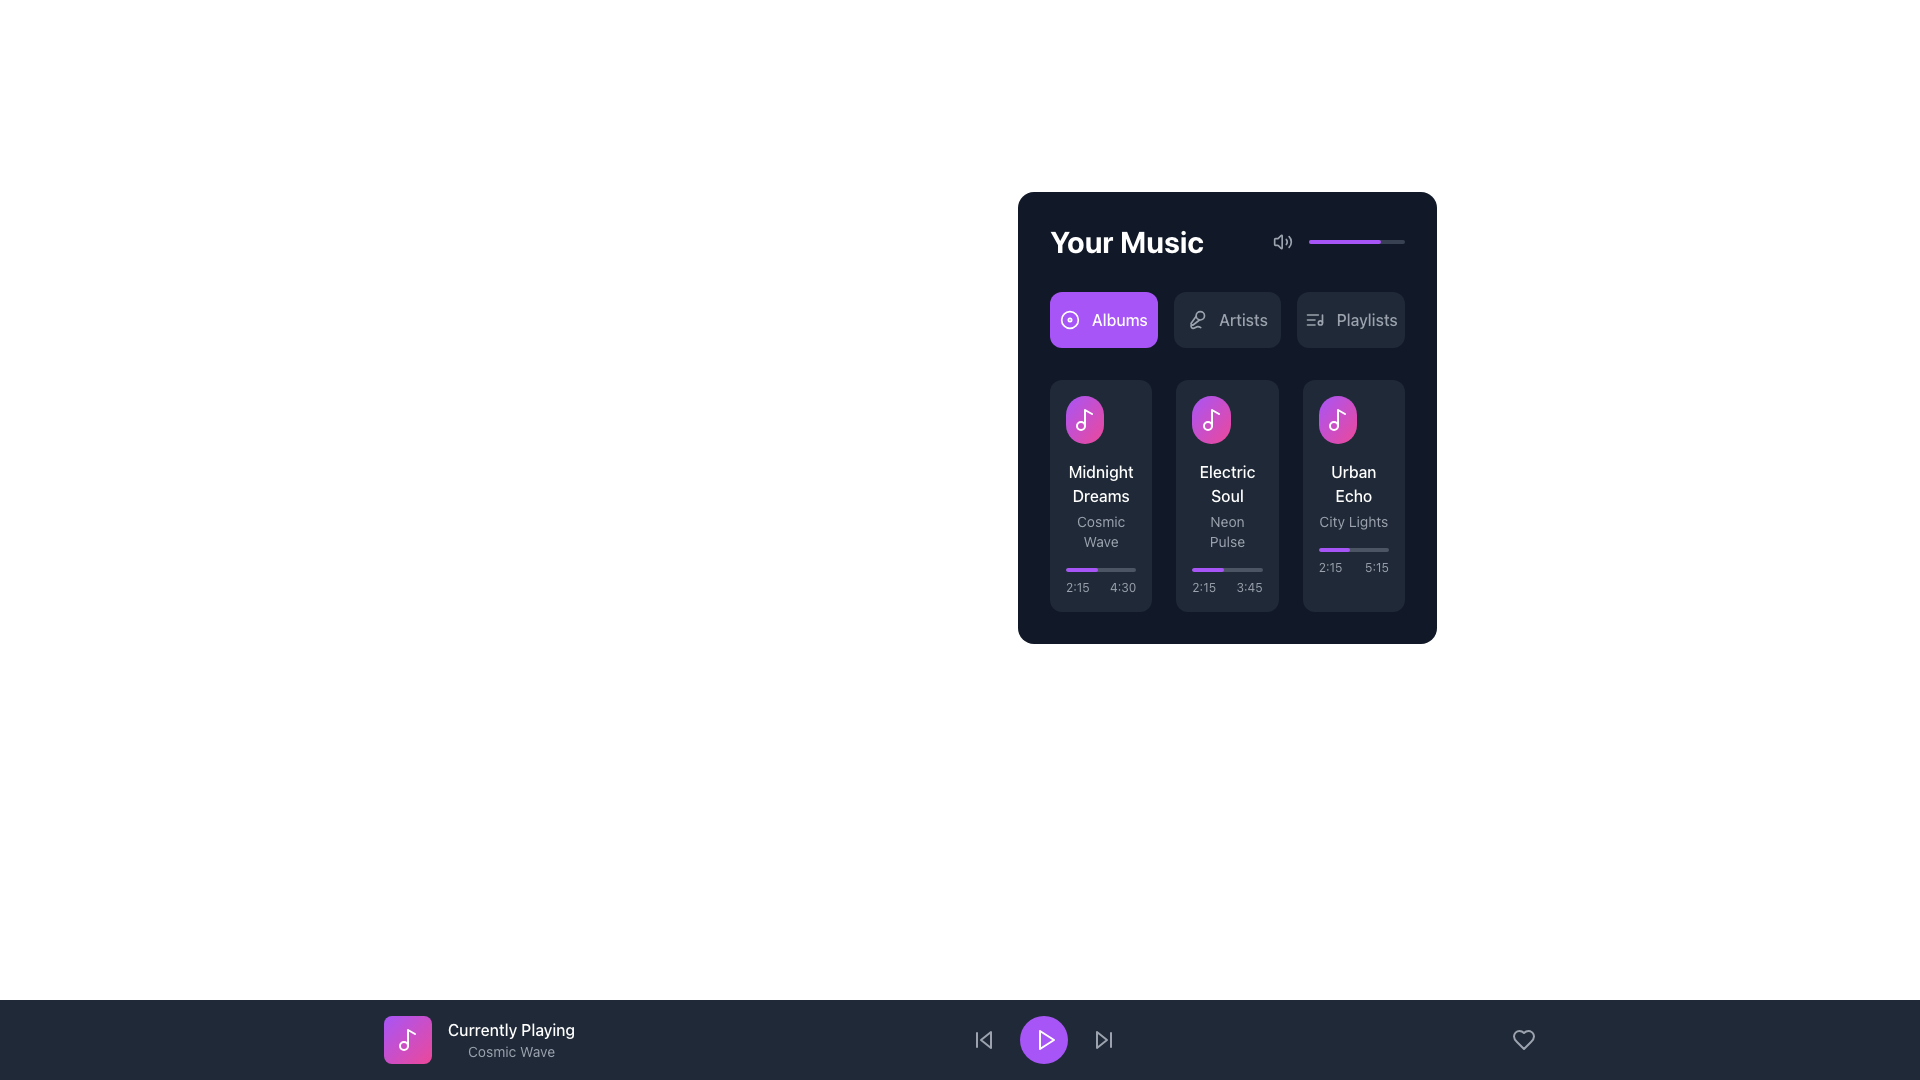 The width and height of the screenshot is (1920, 1080). Describe the element at coordinates (1328, 241) in the screenshot. I see `the volume slider` at that location.